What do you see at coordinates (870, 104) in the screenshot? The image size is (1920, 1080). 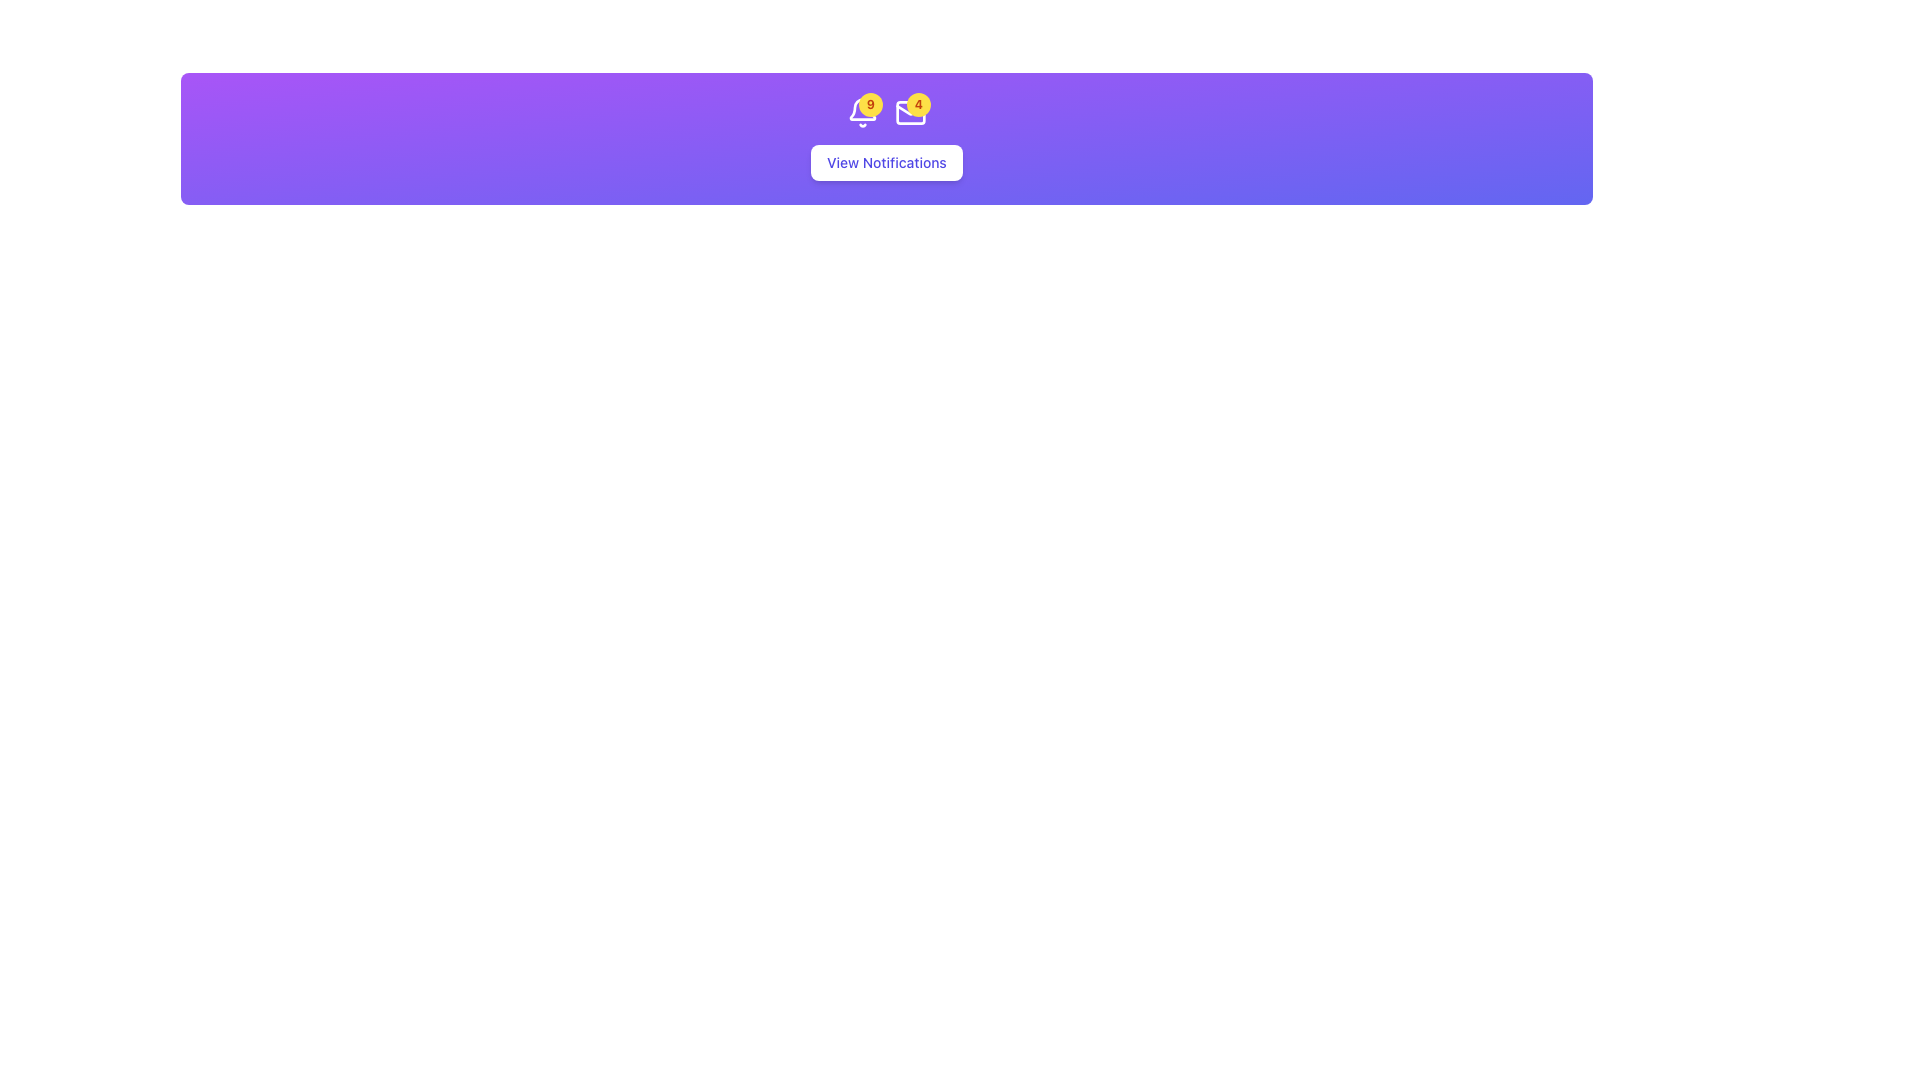 I see `the Notification badge that displays the count of unseen notifications, located near the top-right corner of the bell icon in the header area` at bounding box center [870, 104].